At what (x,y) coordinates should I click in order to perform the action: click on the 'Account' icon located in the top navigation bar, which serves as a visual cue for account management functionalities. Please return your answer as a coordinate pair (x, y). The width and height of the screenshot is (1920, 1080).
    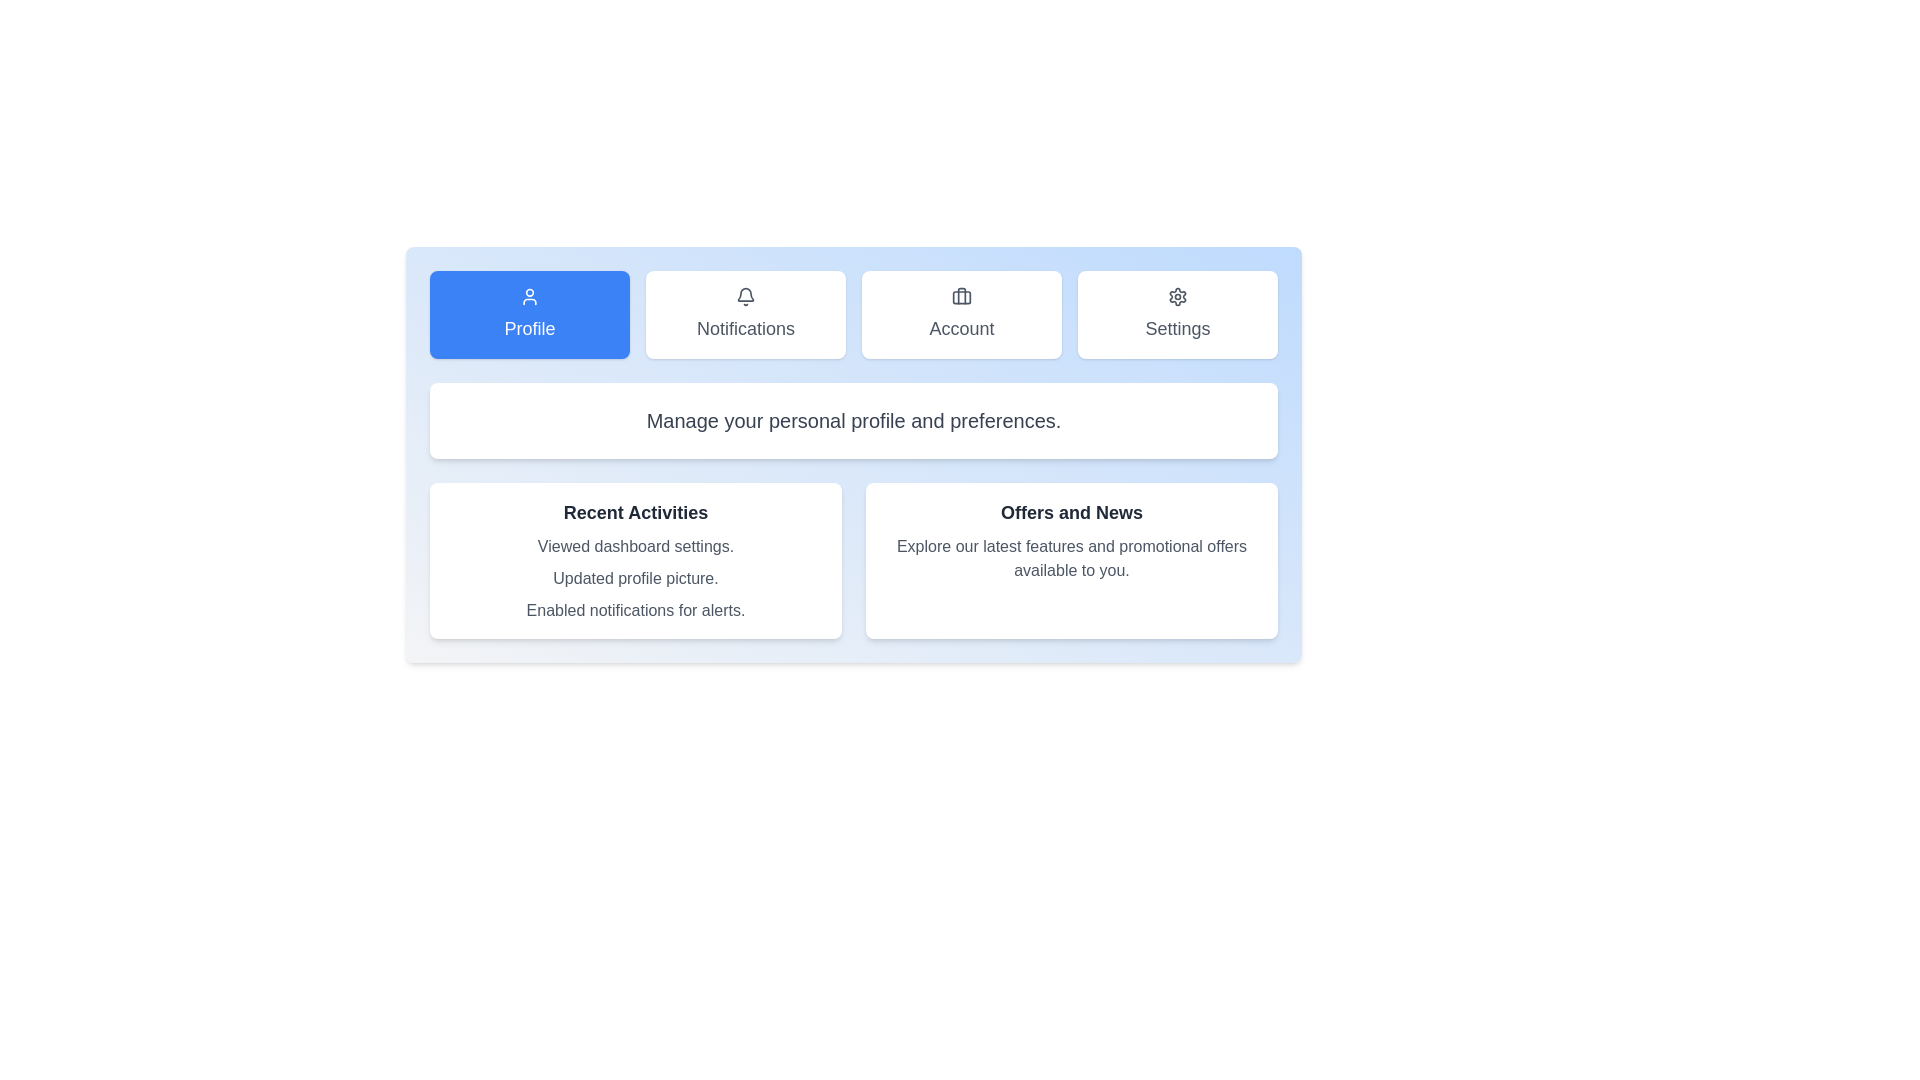
    Looking at the image, I should click on (961, 297).